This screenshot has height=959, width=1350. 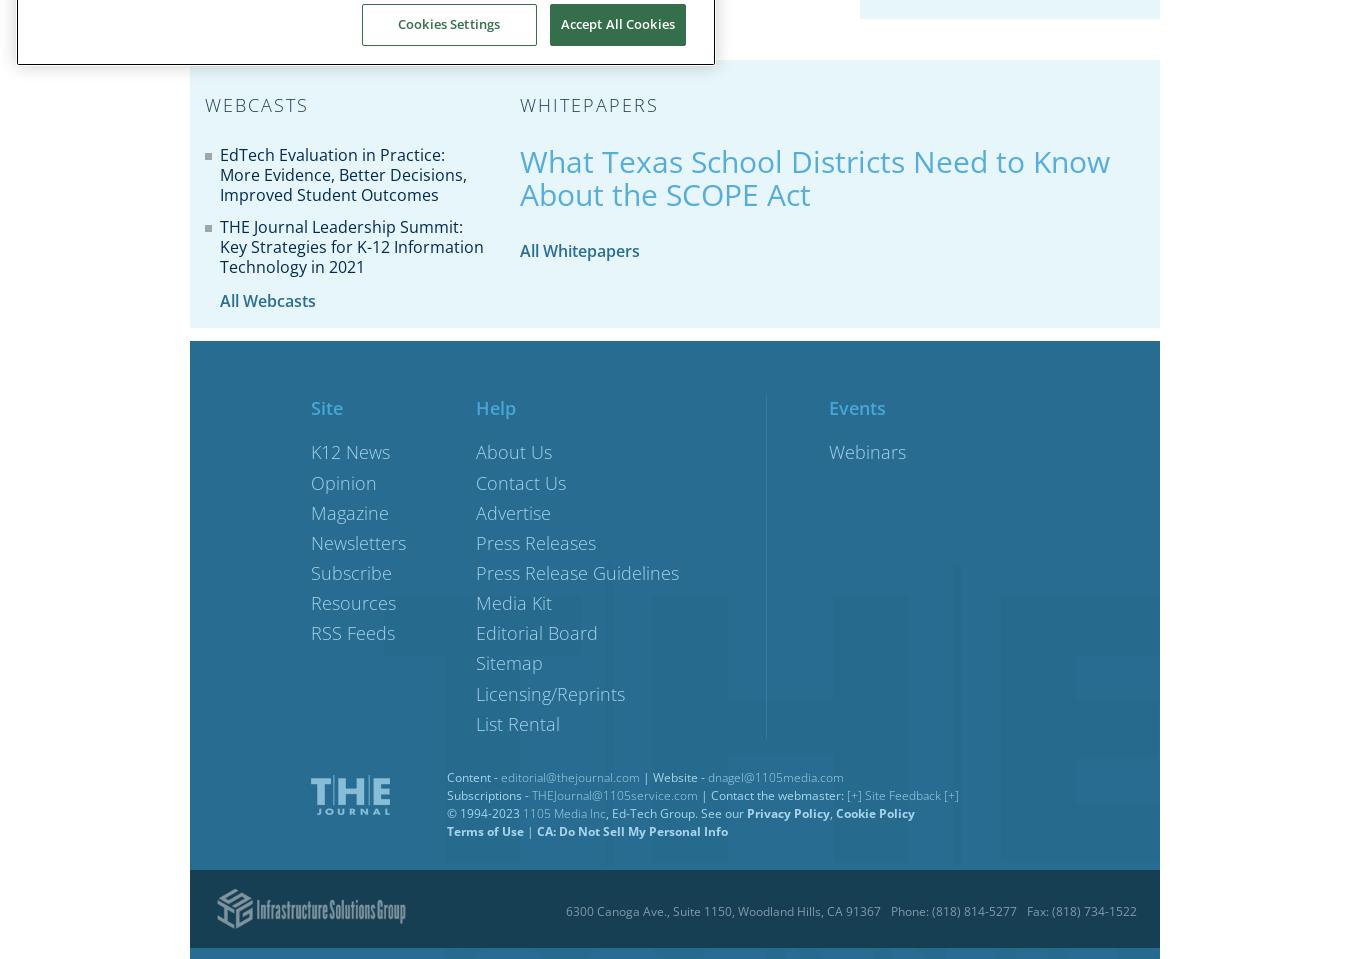 What do you see at coordinates (529, 829) in the screenshot?
I see `'|'` at bounding box center [529, 829].